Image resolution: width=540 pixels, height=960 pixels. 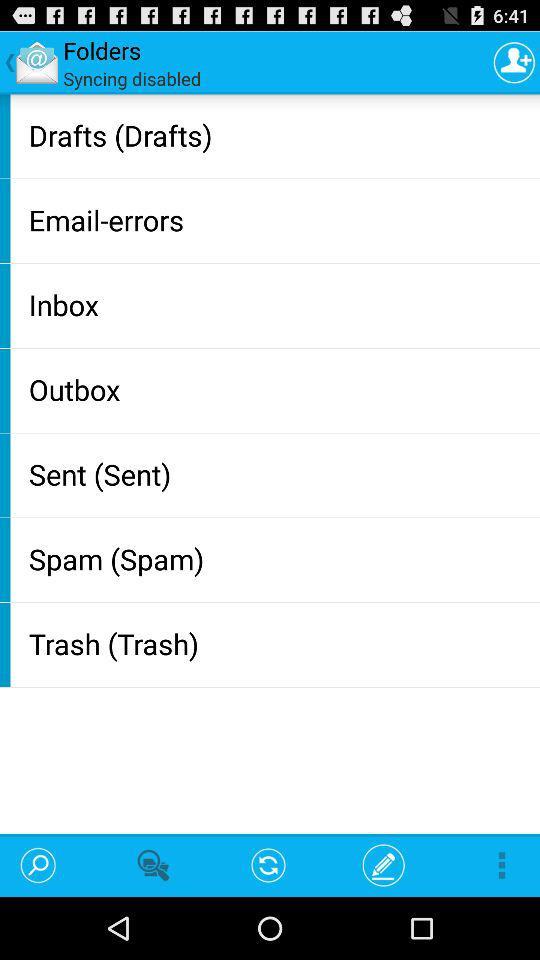 I want to click on the outbox app, so click(x=279, y=388).